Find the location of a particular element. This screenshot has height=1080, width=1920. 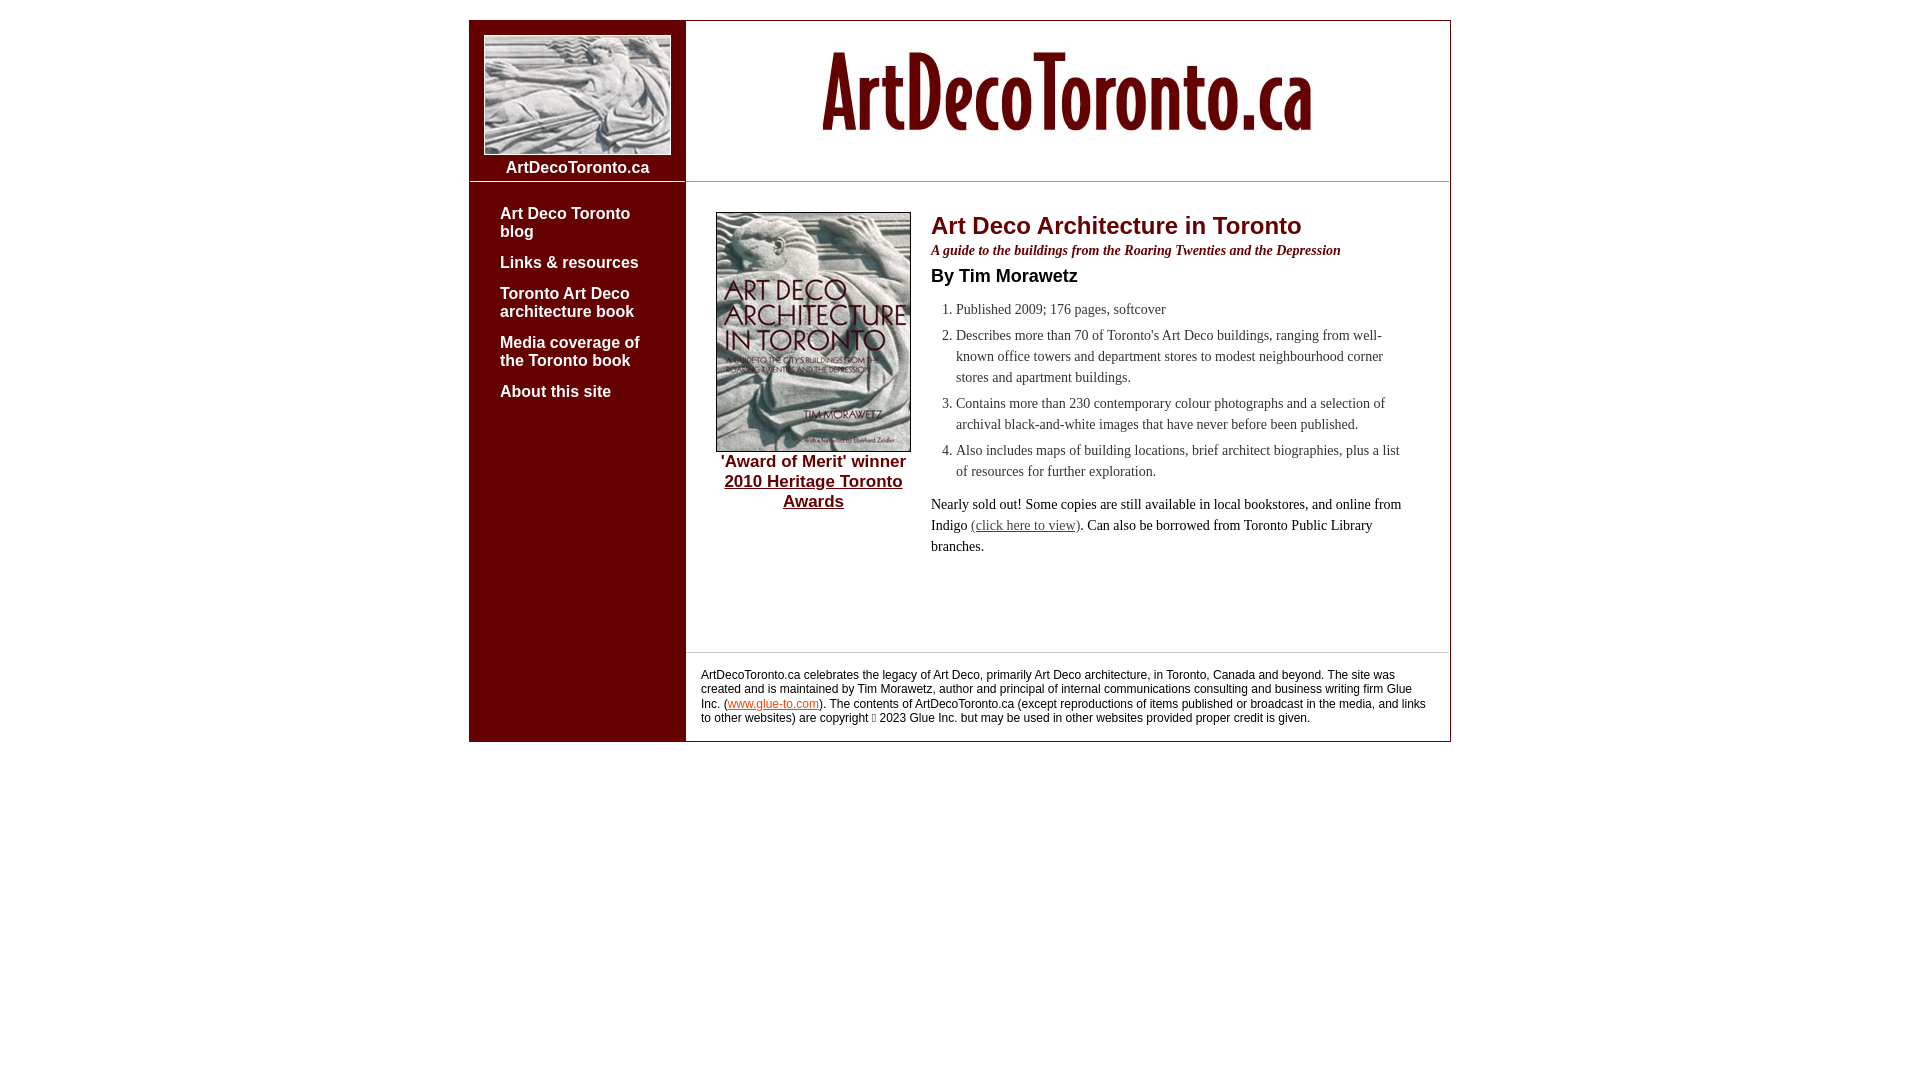

'2010 Heritage Toronto is located at coordinates (723, 491).